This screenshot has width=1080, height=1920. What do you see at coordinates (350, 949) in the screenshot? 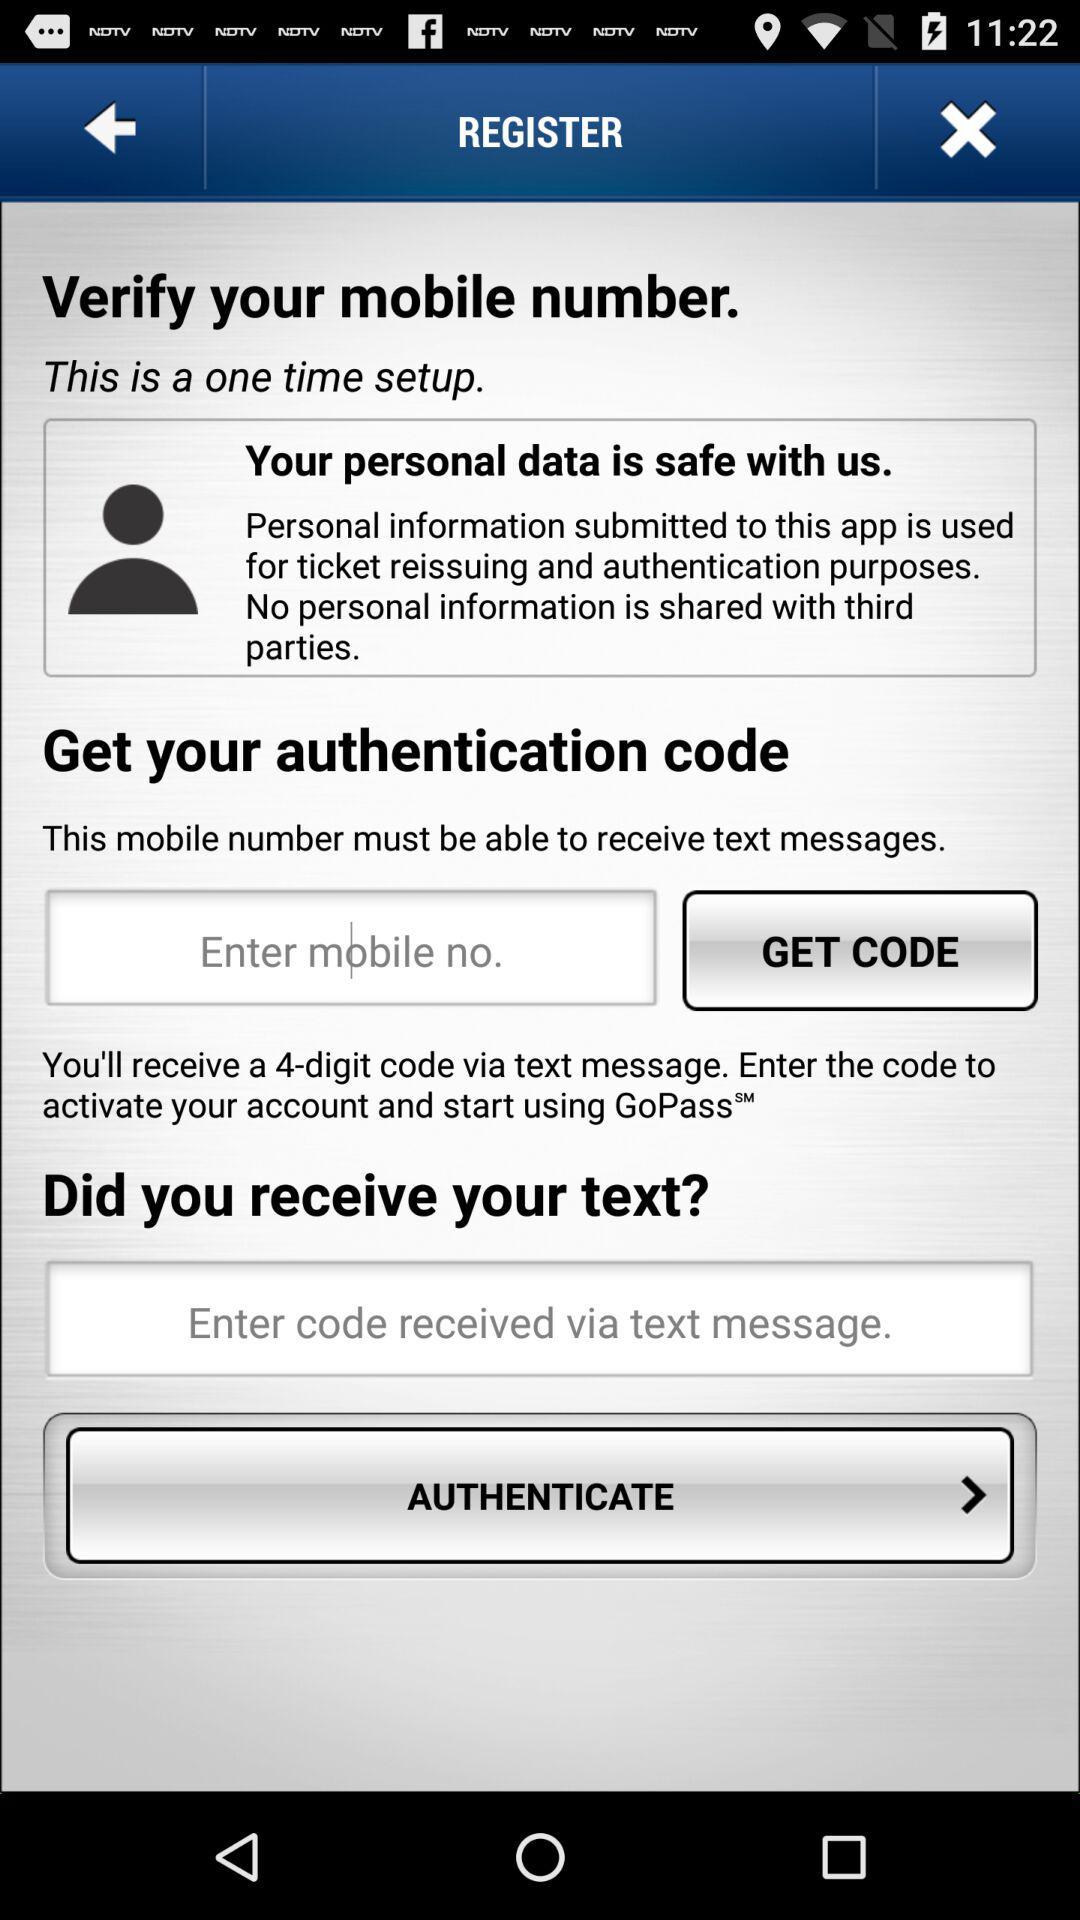
I see `mobile number` at bounding box center [350, 949].